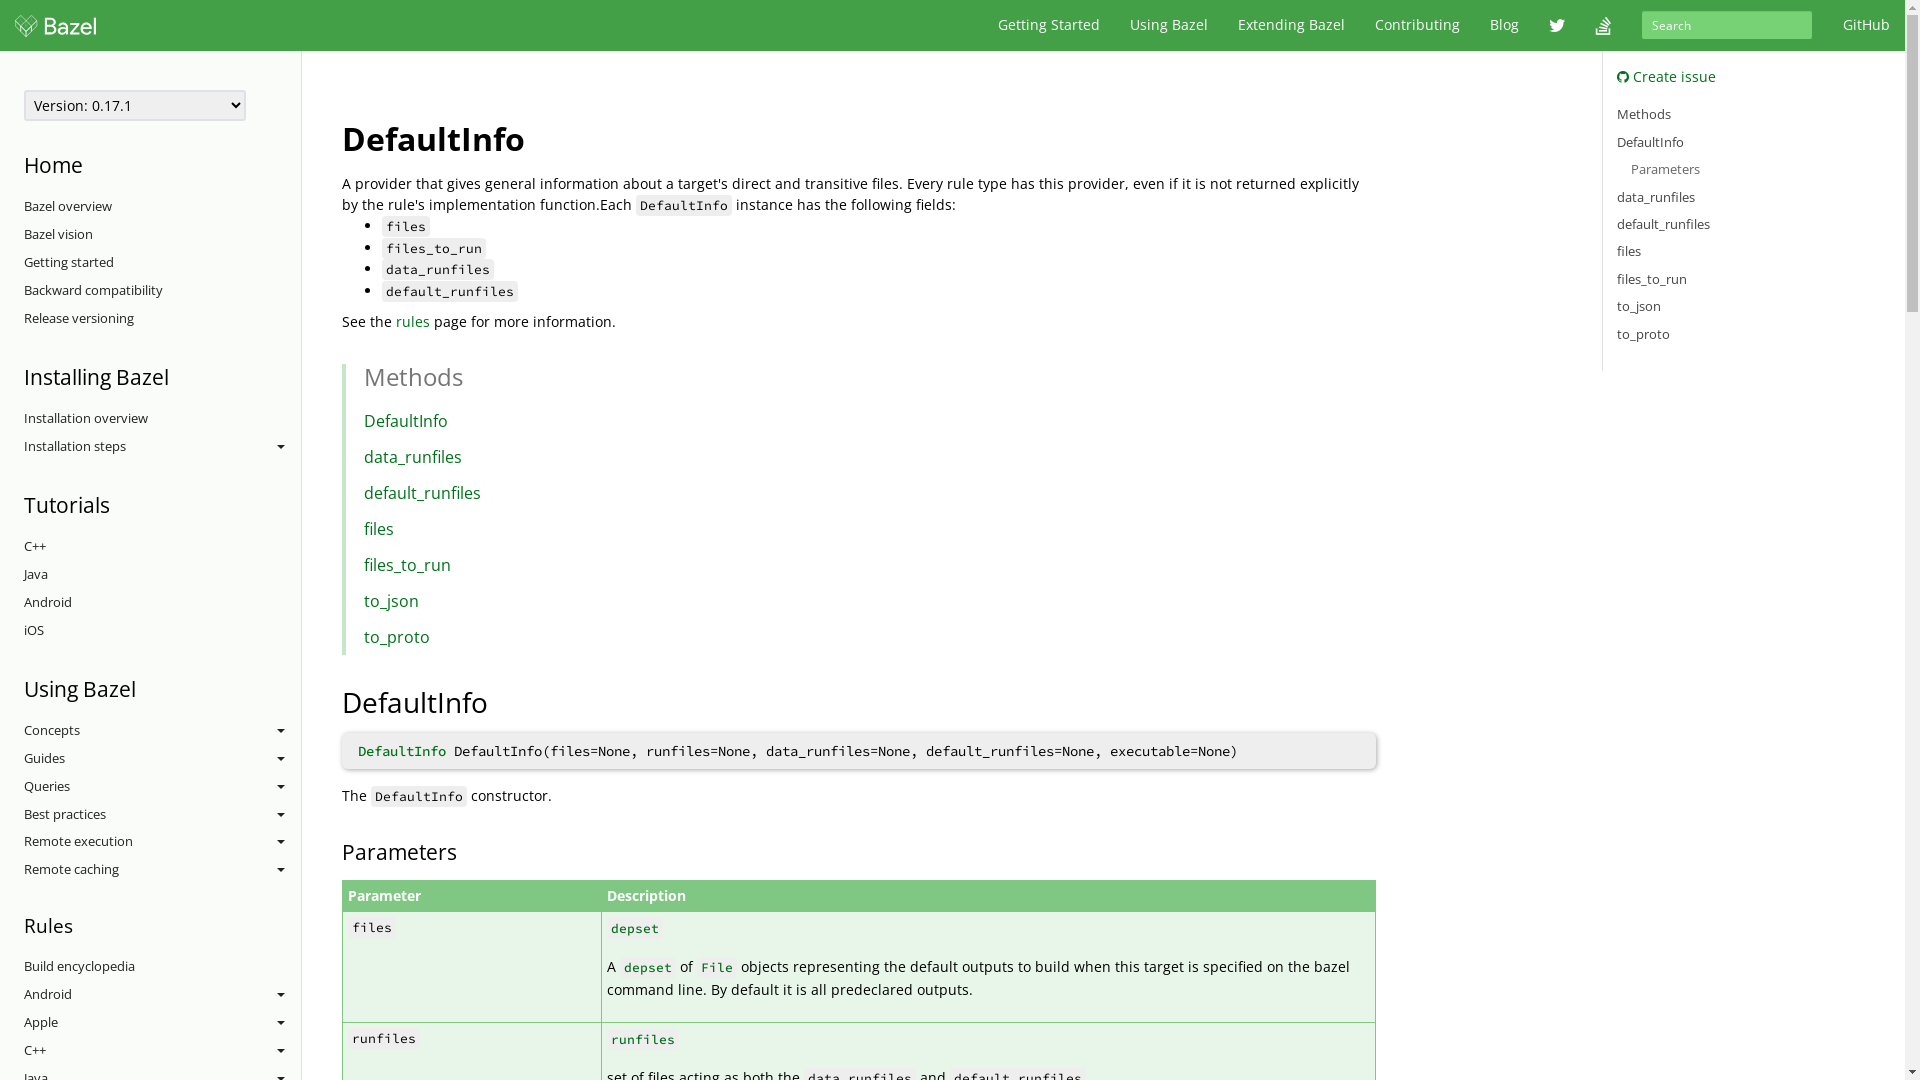  I want to click on 'Parameters', so click(1665, 168).